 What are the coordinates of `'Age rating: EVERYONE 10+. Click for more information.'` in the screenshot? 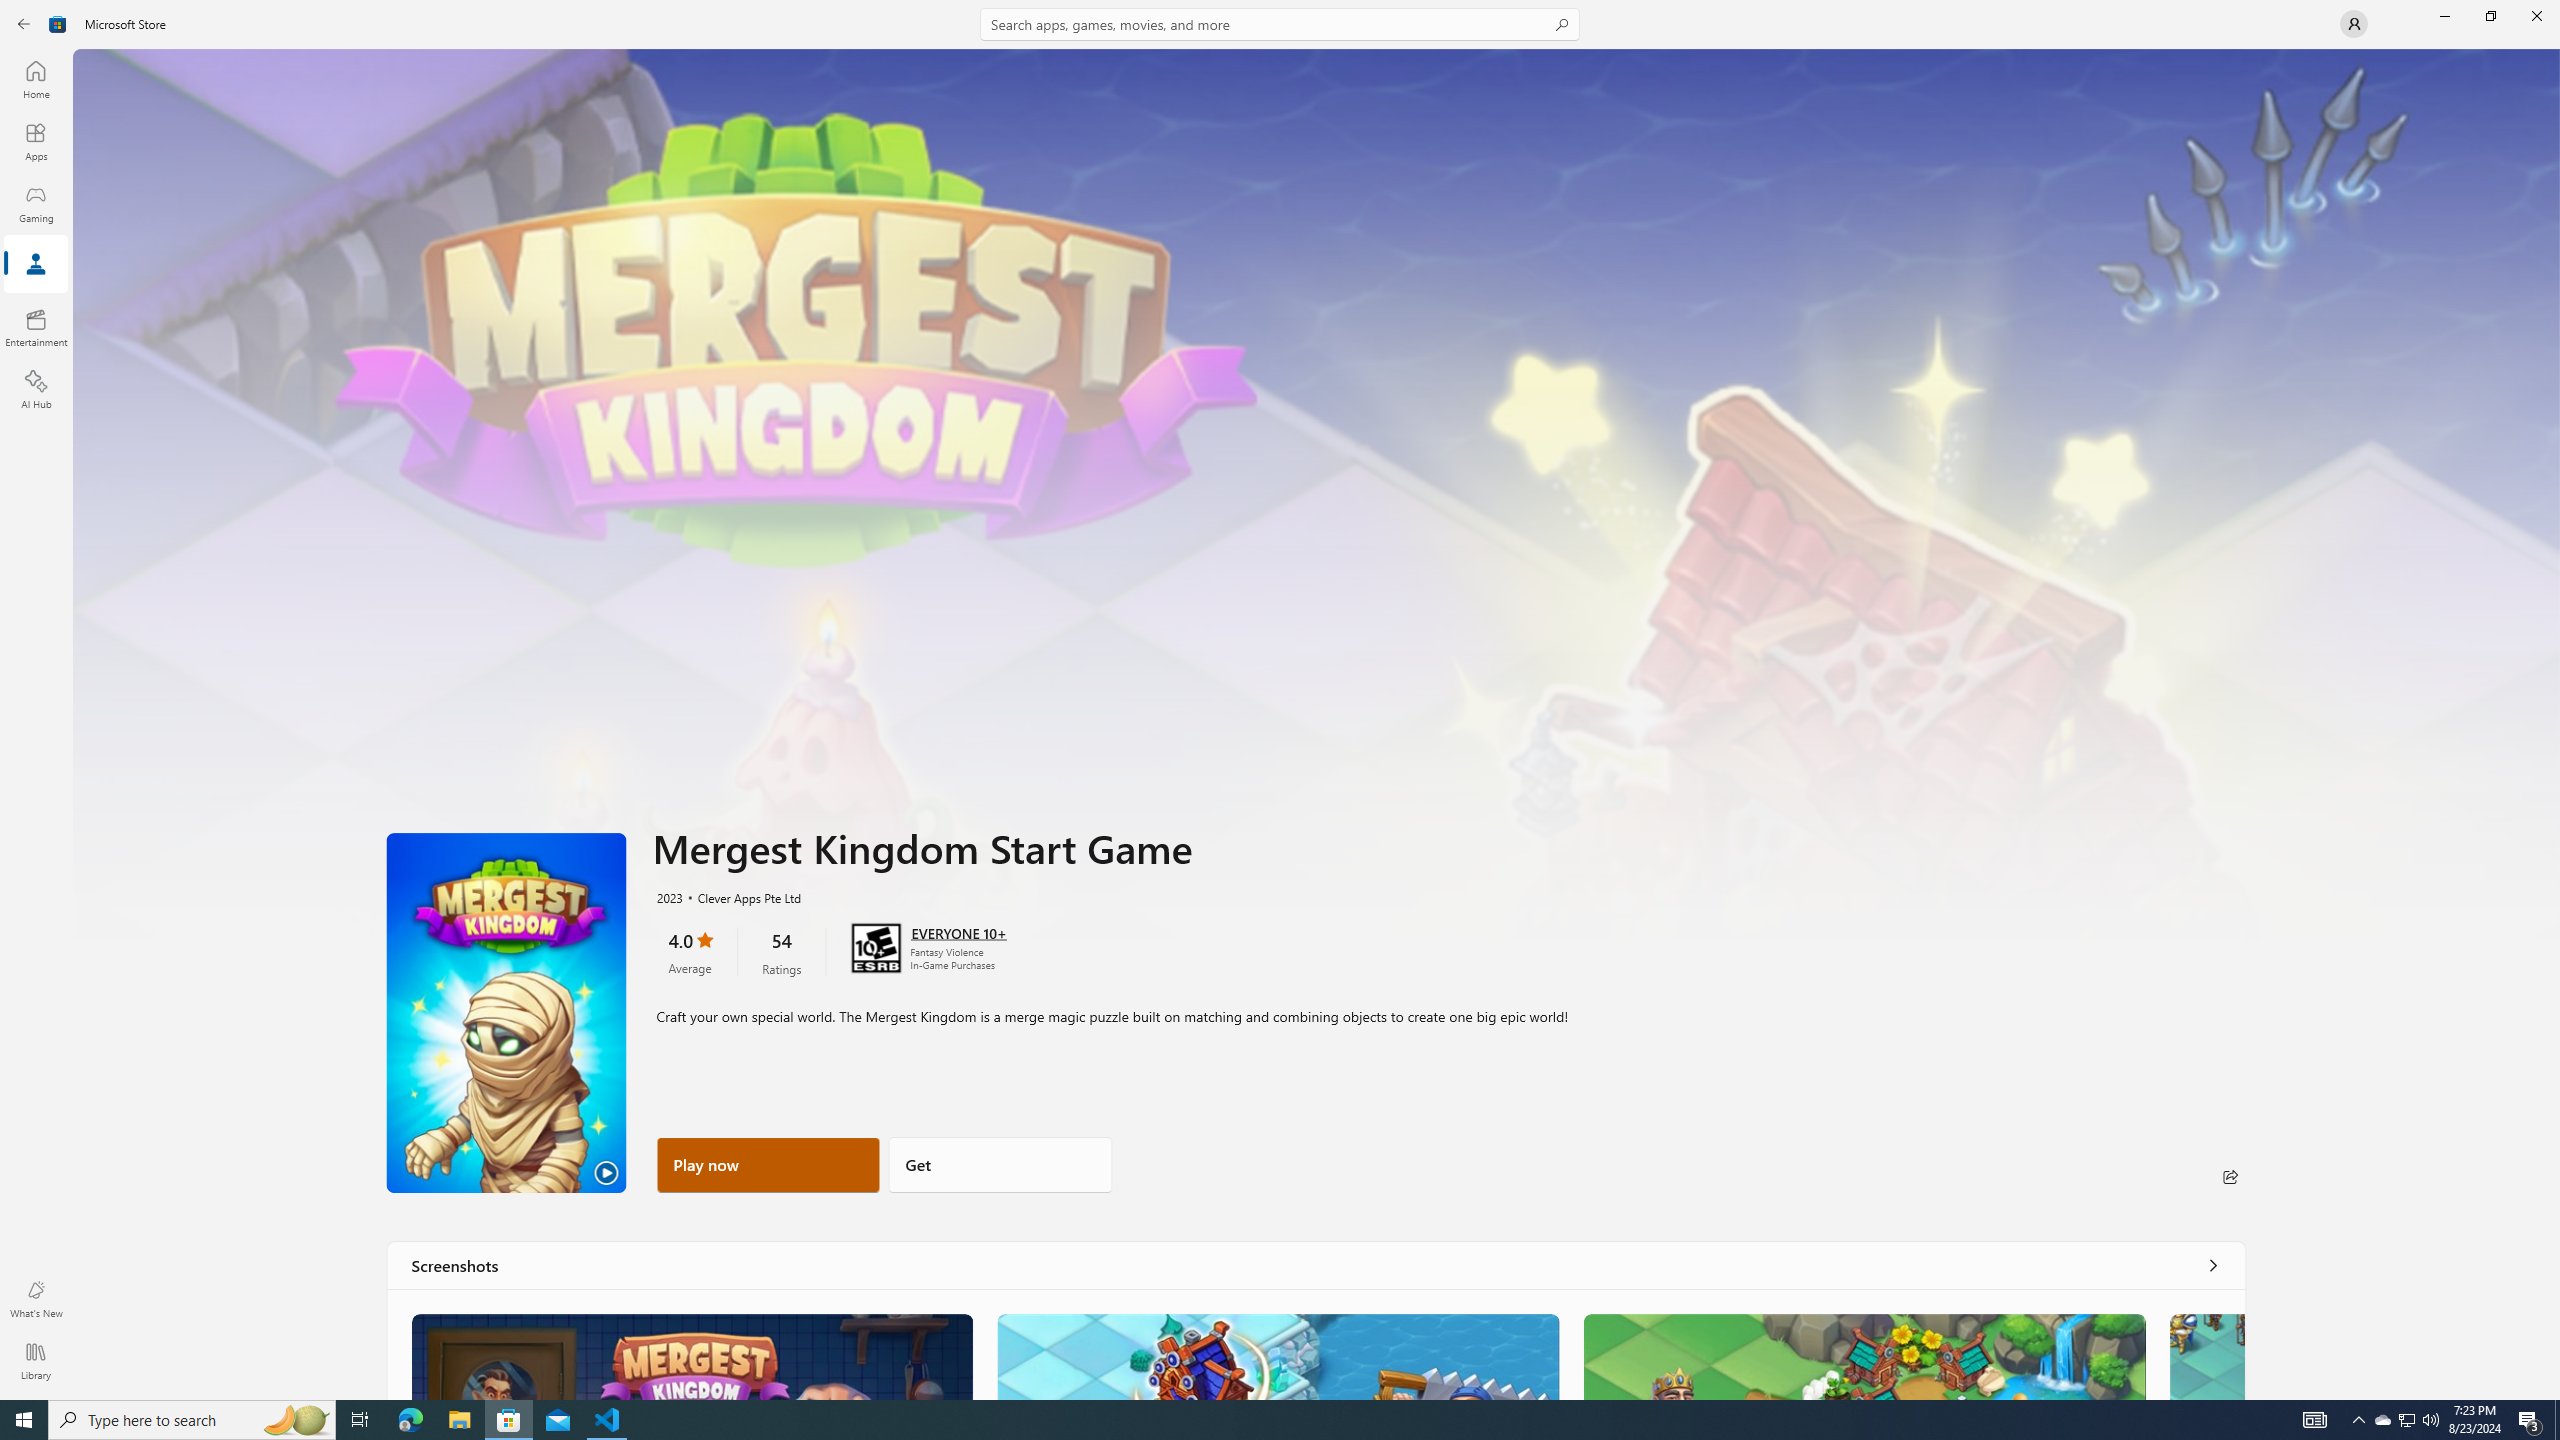 It's located at (957, 930).